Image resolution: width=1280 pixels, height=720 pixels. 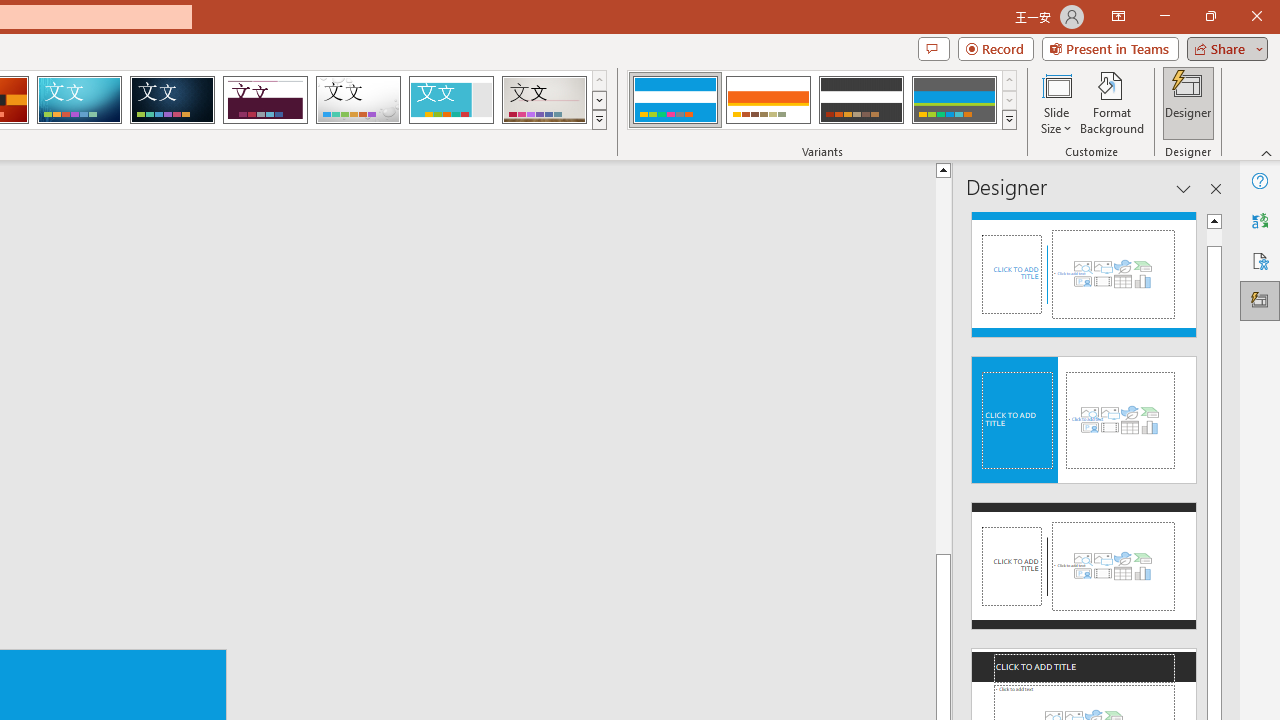 I want to click on 'Frame', so click(x=450, y=100).